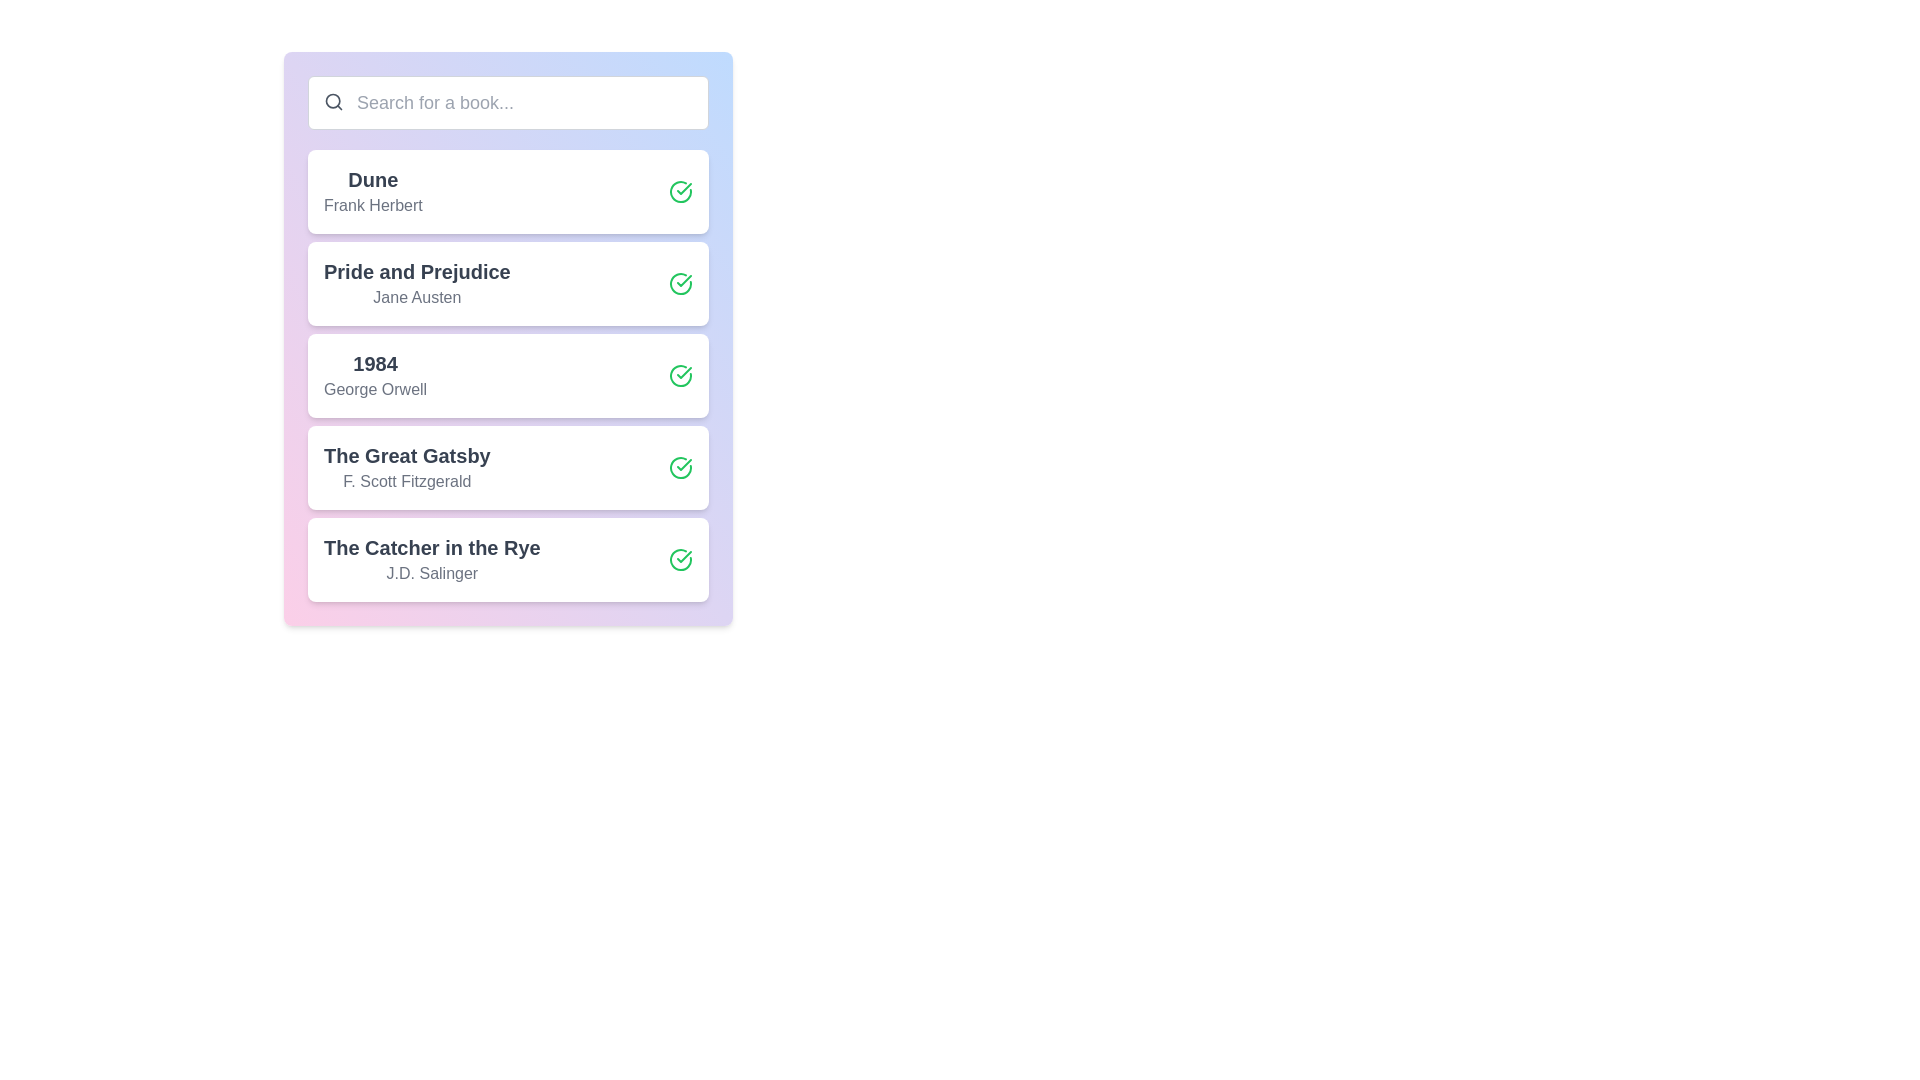  Describe the element at coordinates (416, 284) in the screenshot. I see `the text label displaying 'Pride and Prejudice' by Jane Austen` at that location.